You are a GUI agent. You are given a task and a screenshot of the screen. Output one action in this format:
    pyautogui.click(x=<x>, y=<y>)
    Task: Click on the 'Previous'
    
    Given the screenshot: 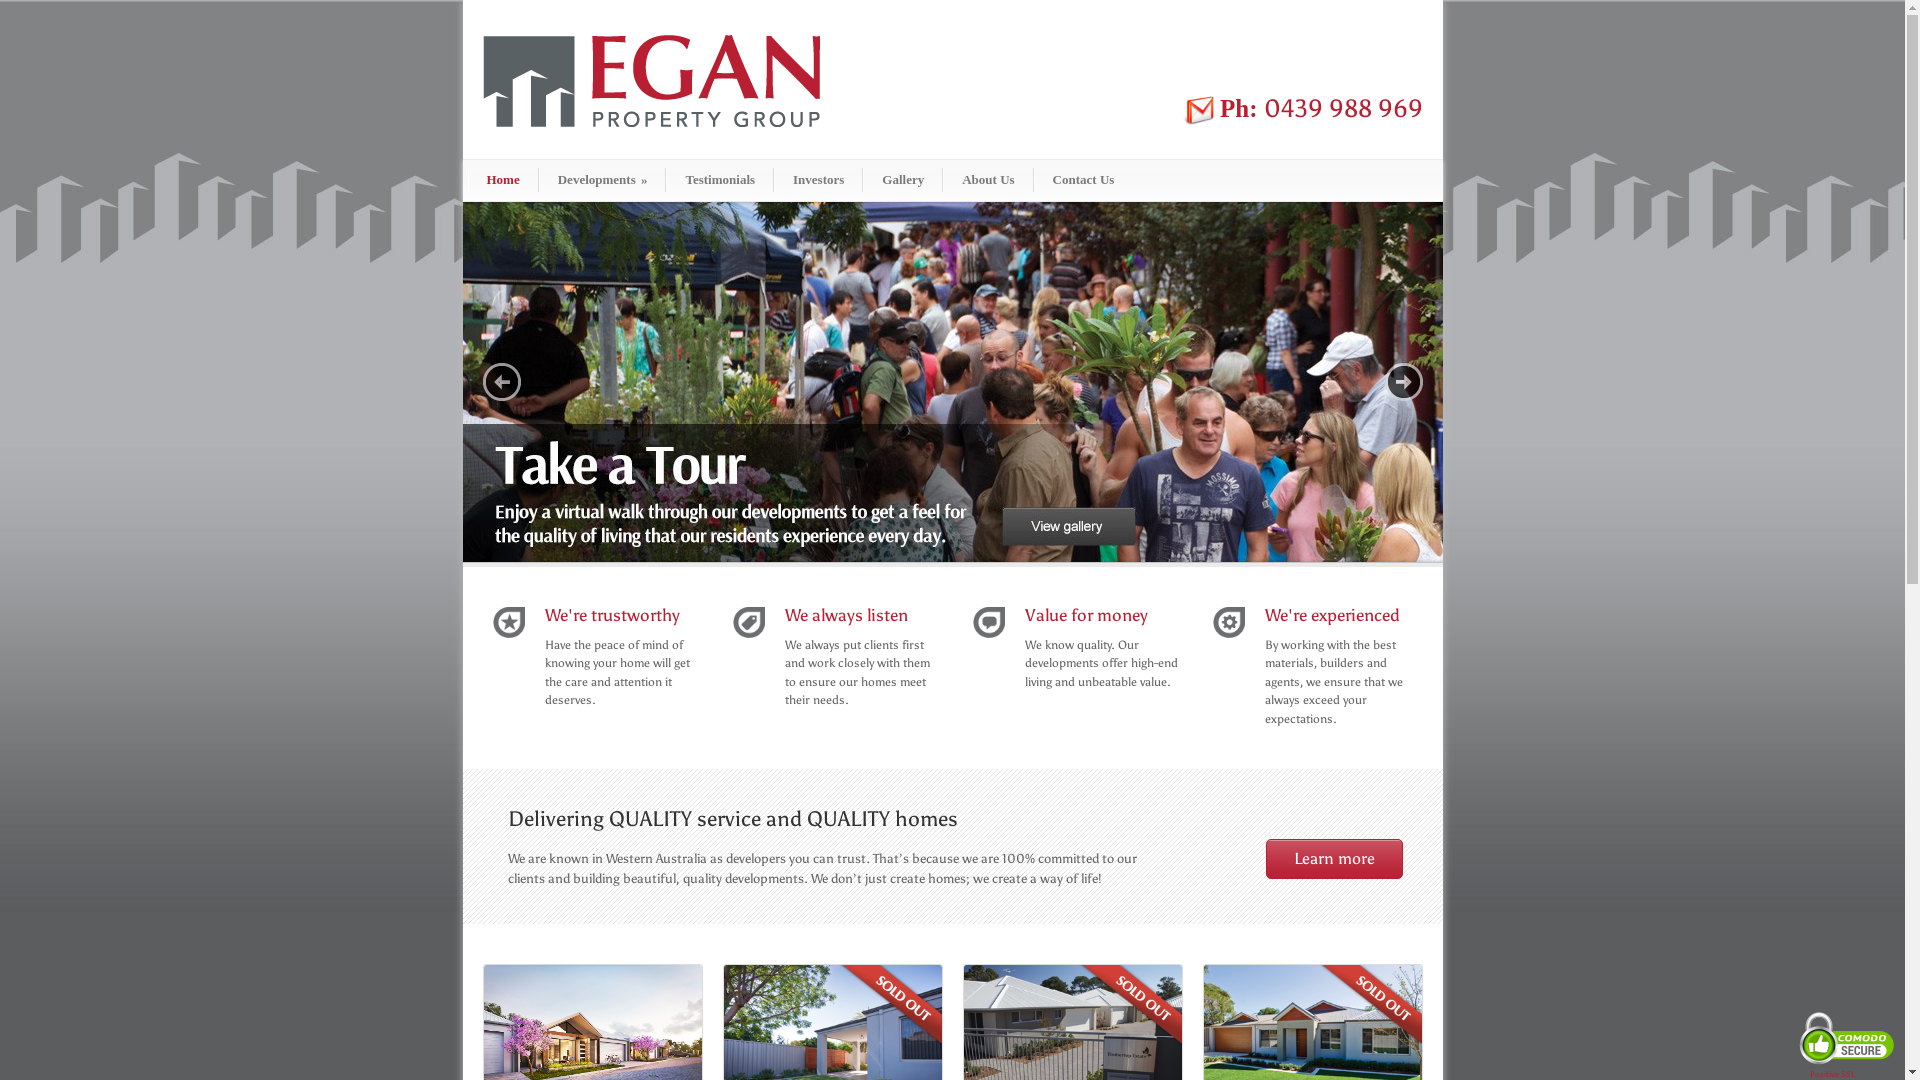 What is the action you would take?
    pyautogui.click(x=481, y=381)
    